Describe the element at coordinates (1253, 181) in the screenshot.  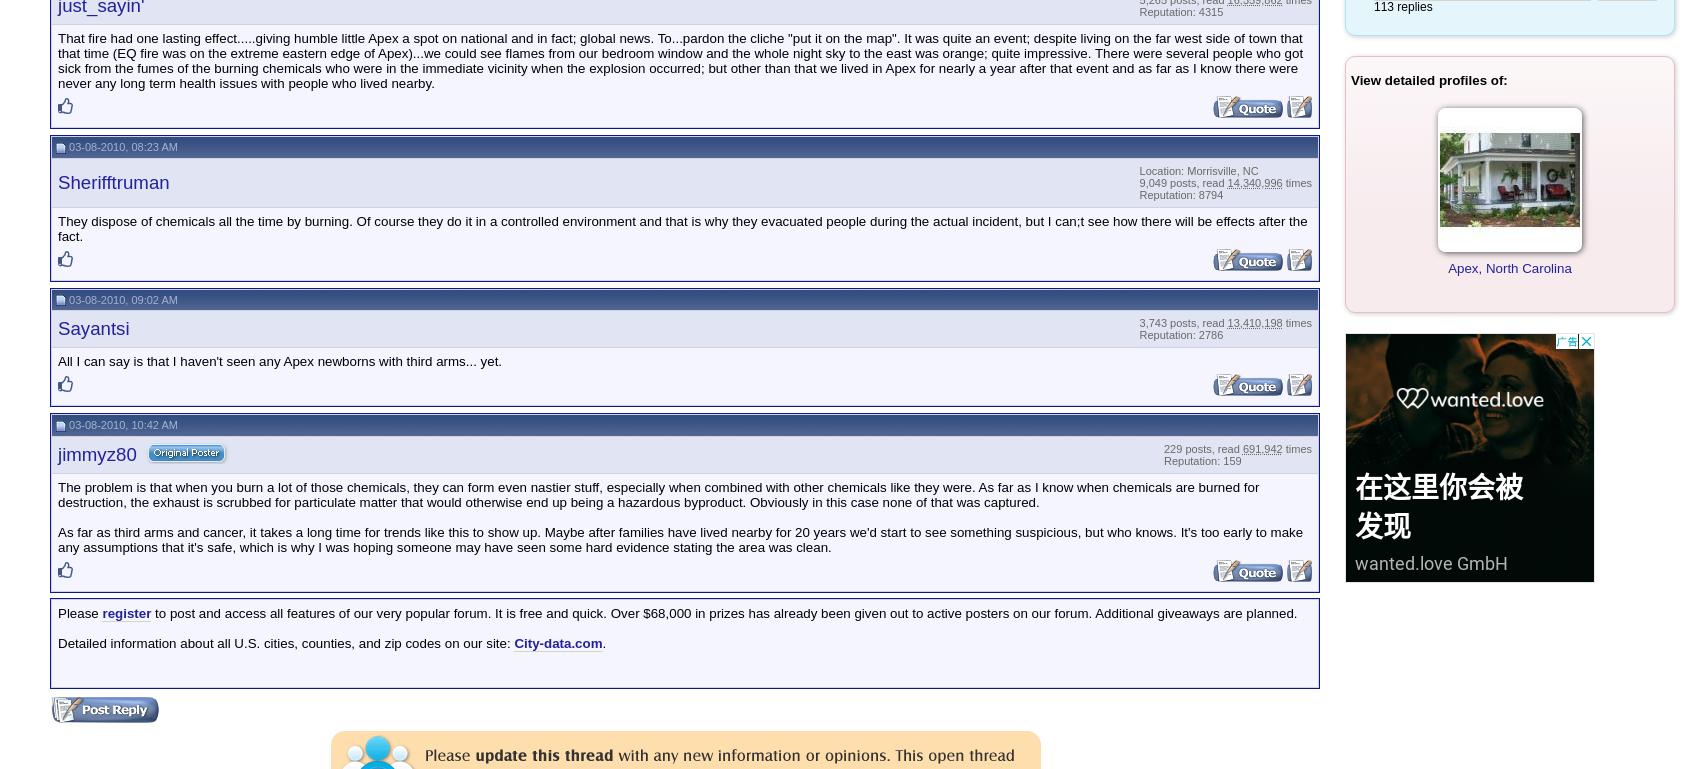
I see `'14,340,996'` at that location.